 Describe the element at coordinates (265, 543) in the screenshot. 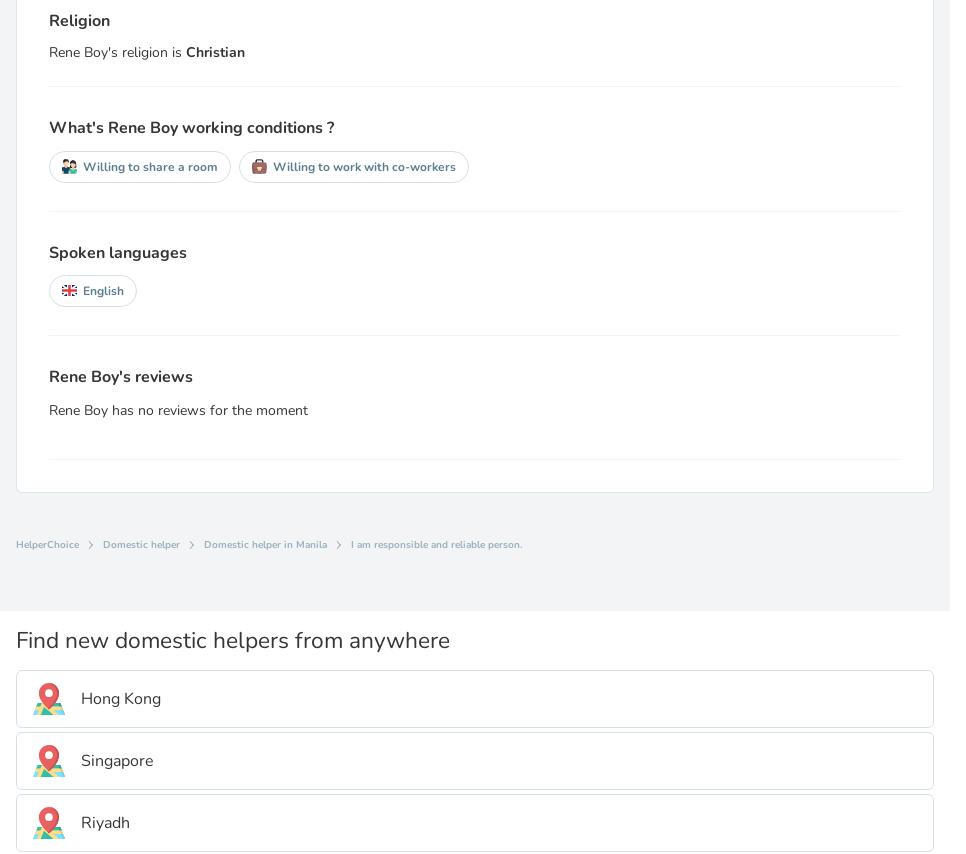

I see `'Domestic helper in Manila'` at that location.